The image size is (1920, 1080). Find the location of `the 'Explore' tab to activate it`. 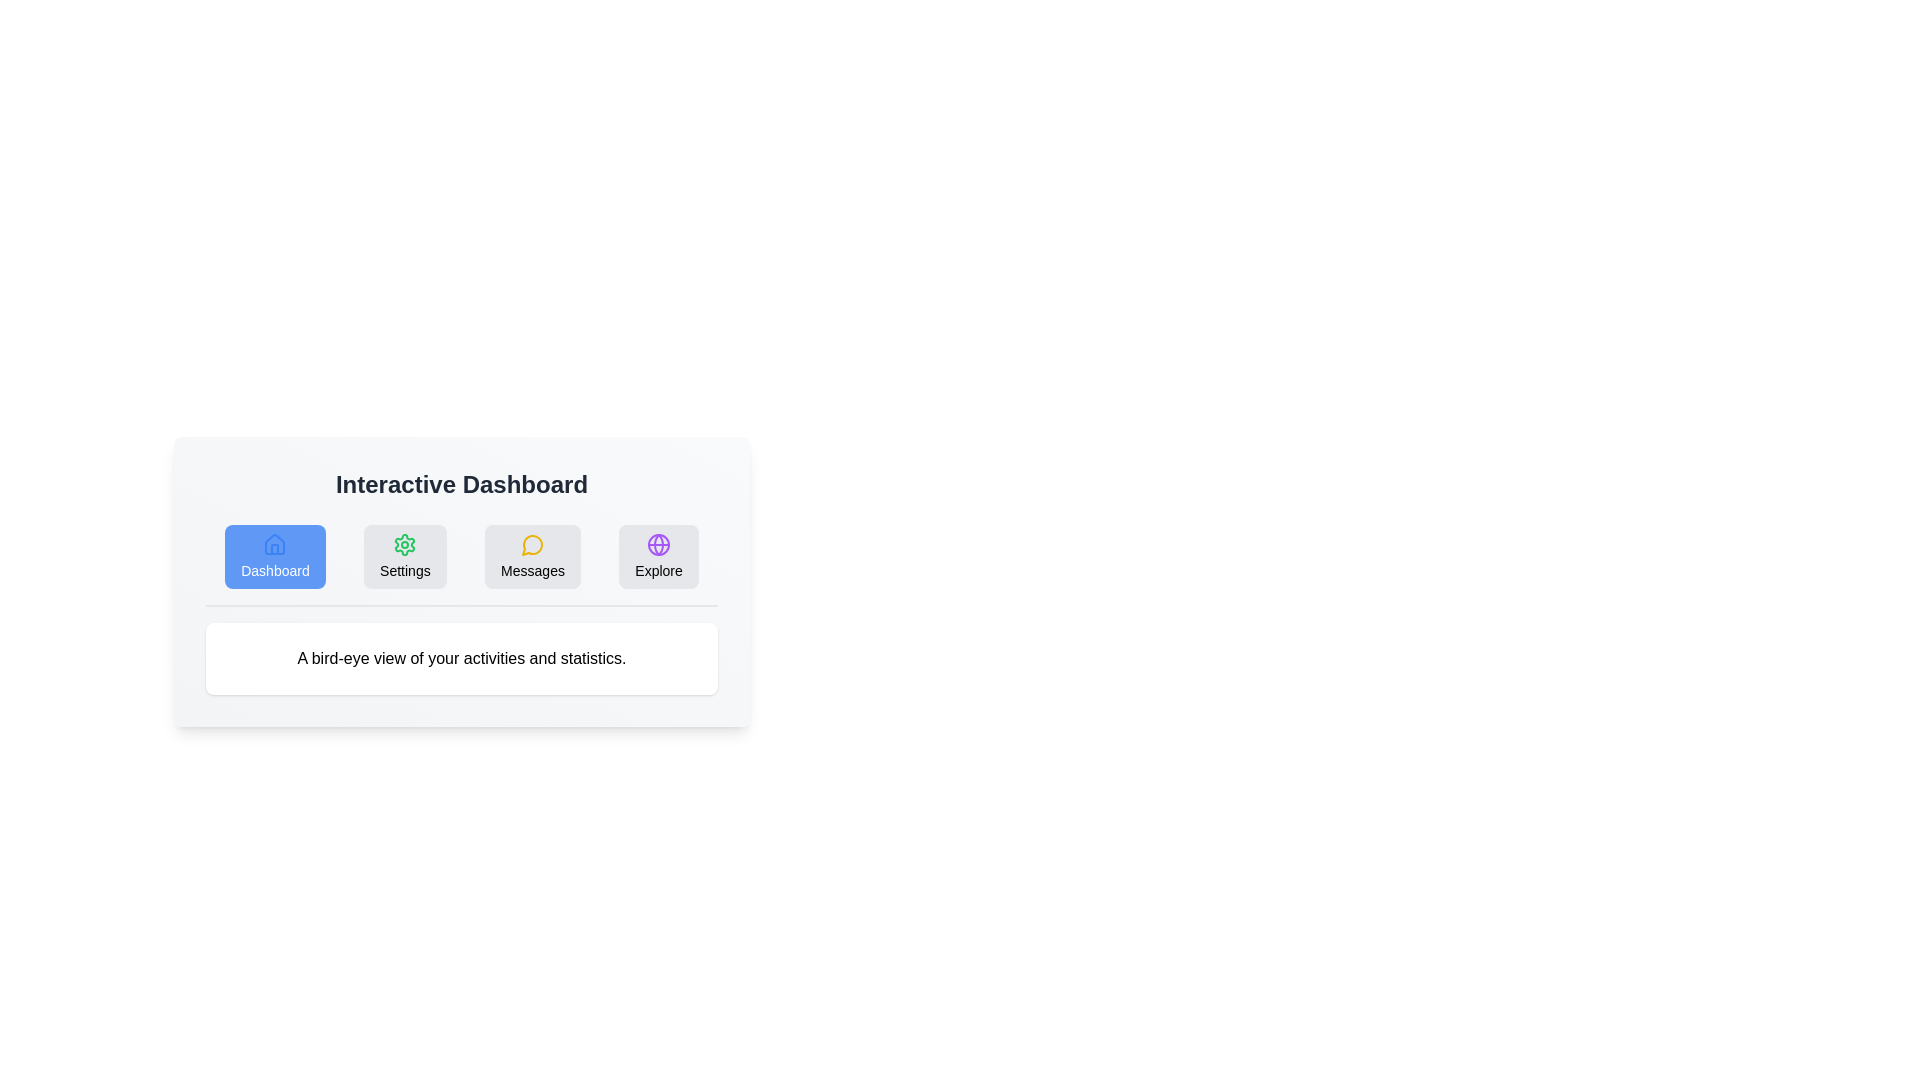

the 'Explore' tab to activate it is located at coordinates (659, 556).